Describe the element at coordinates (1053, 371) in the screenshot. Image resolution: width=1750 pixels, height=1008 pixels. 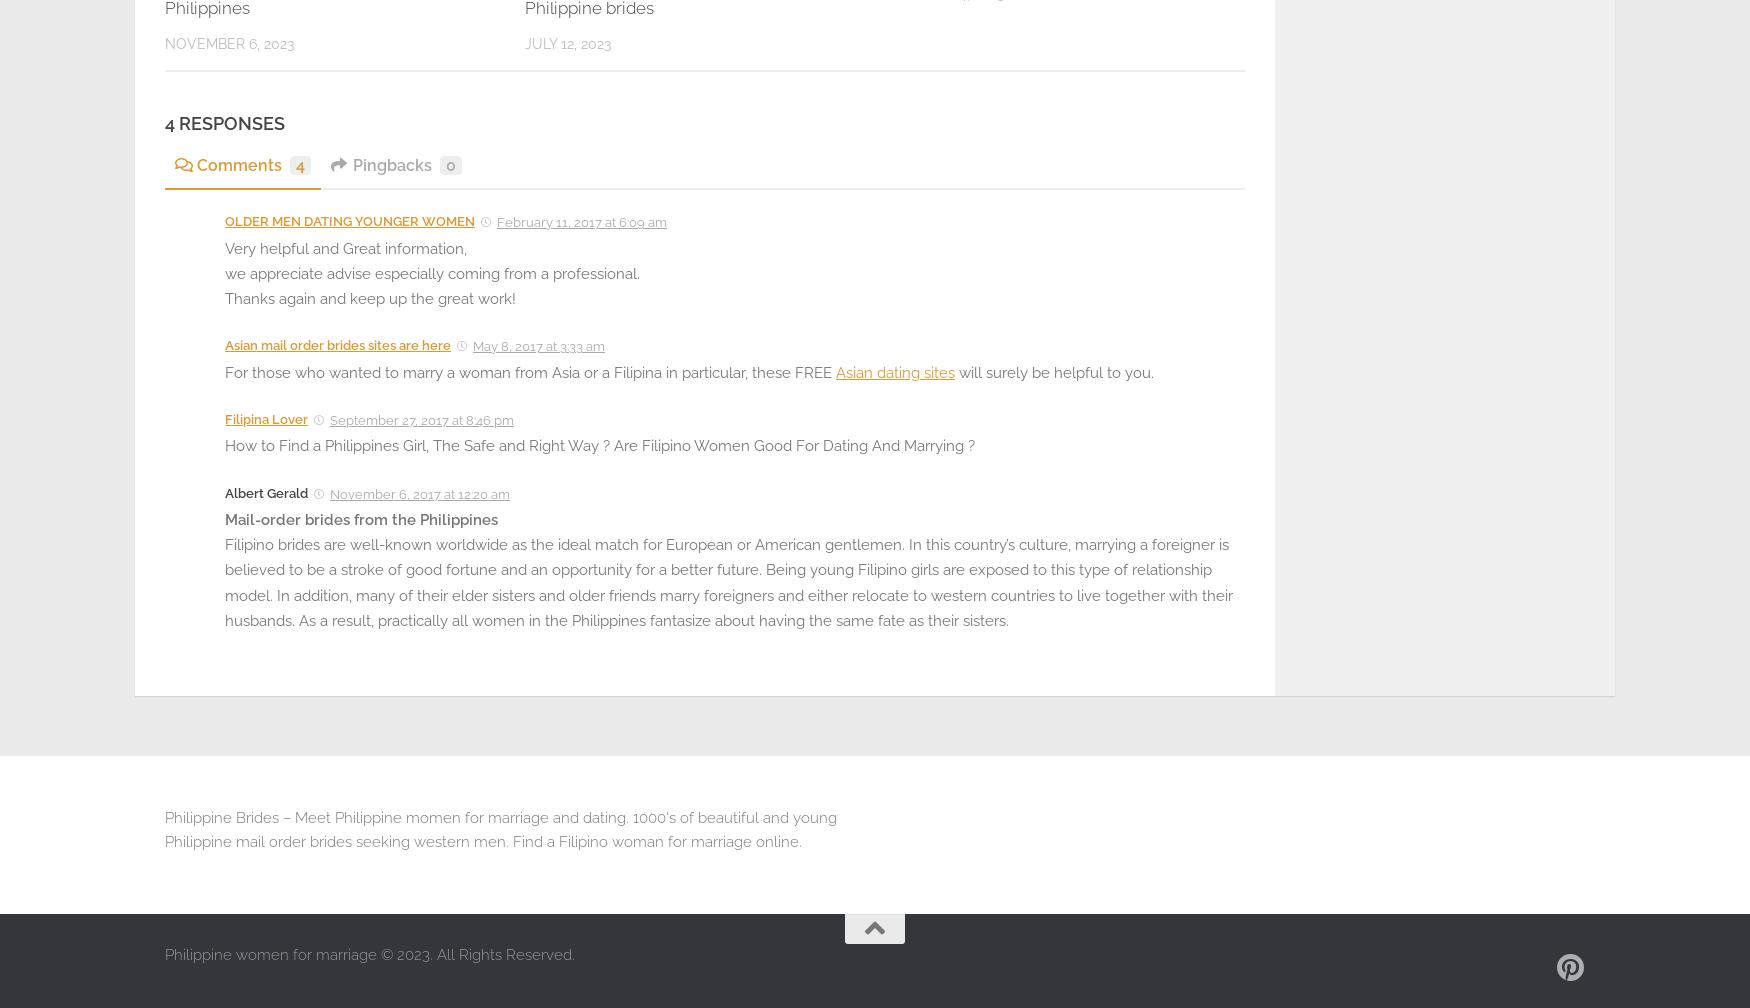
I see `'will surely be helpful to you.'` at that location.